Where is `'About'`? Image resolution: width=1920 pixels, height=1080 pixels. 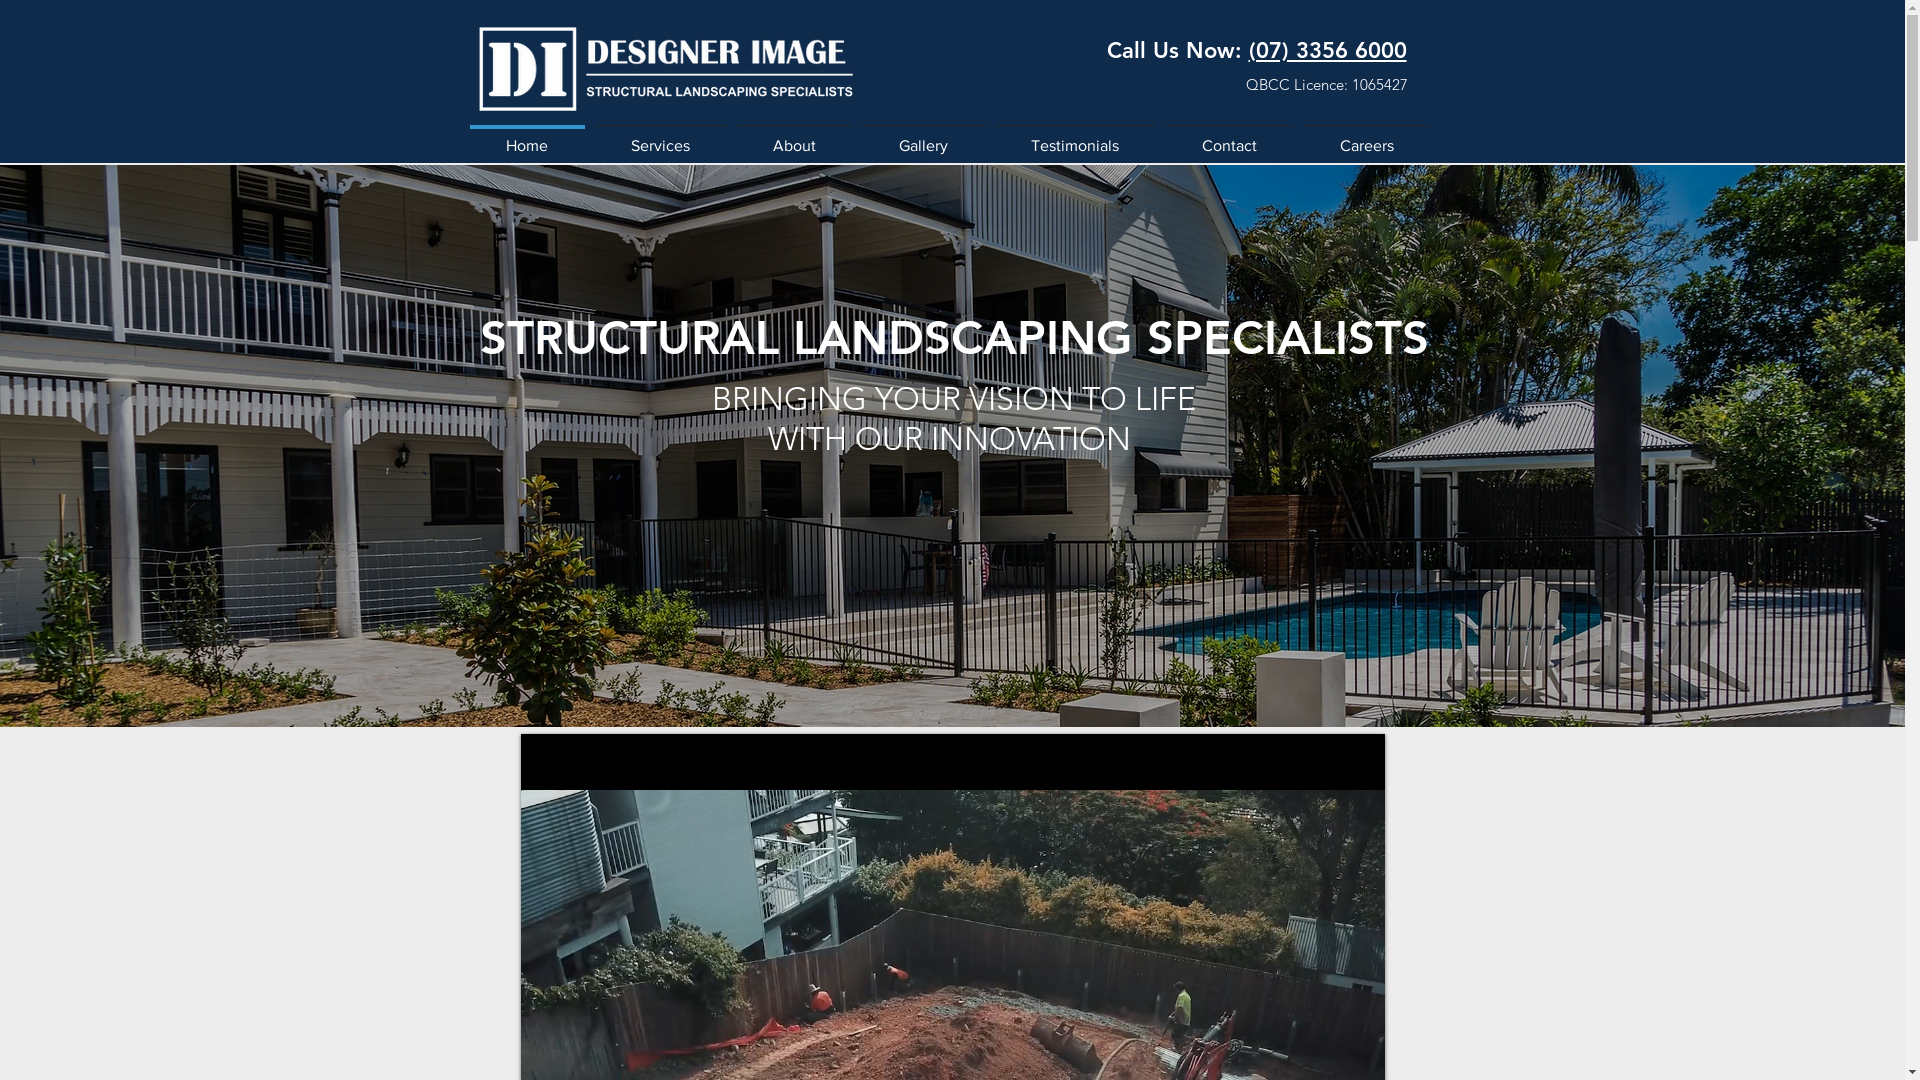
'About' is located at coordinates (794, 135).